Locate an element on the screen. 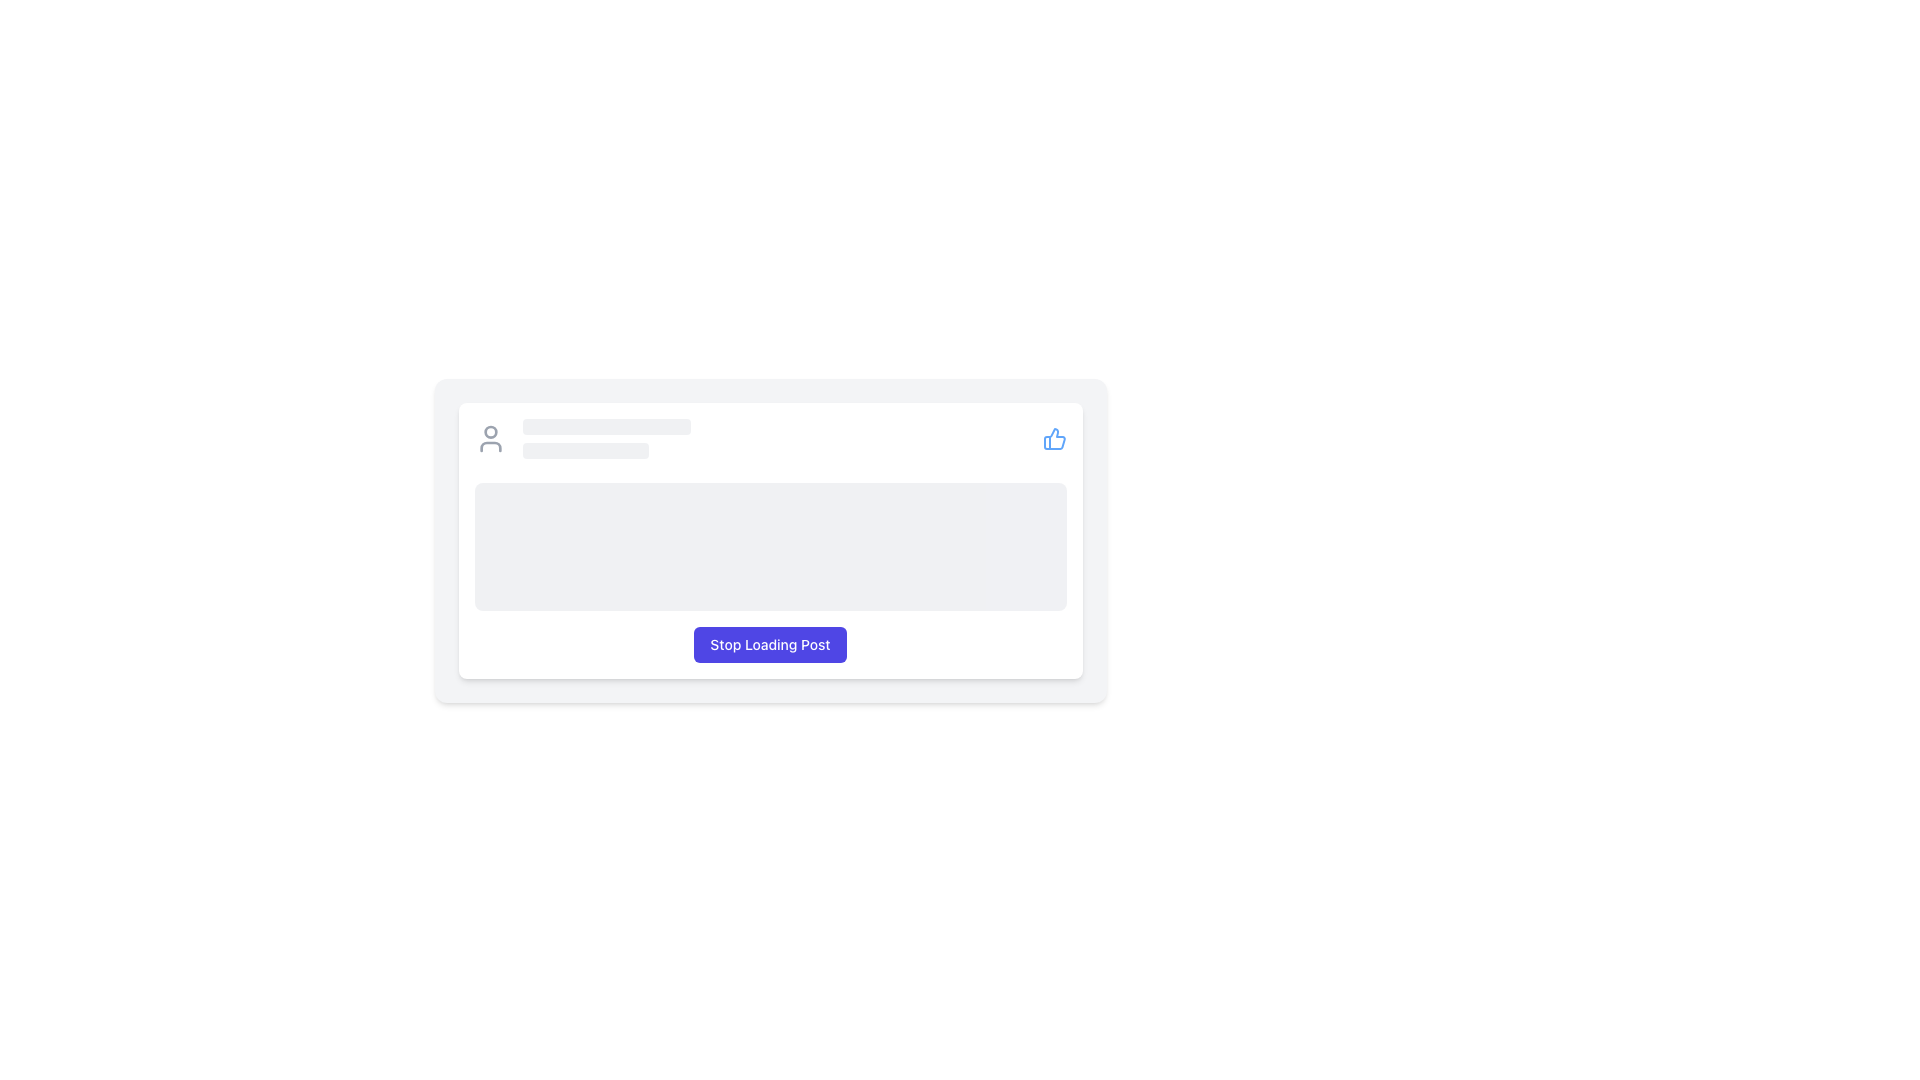 The height and width of the screenshot is (1080, 1920). the blue thumbs-up icon located at the top-right corner of the UI panel is located at coordinates (1053, 438).